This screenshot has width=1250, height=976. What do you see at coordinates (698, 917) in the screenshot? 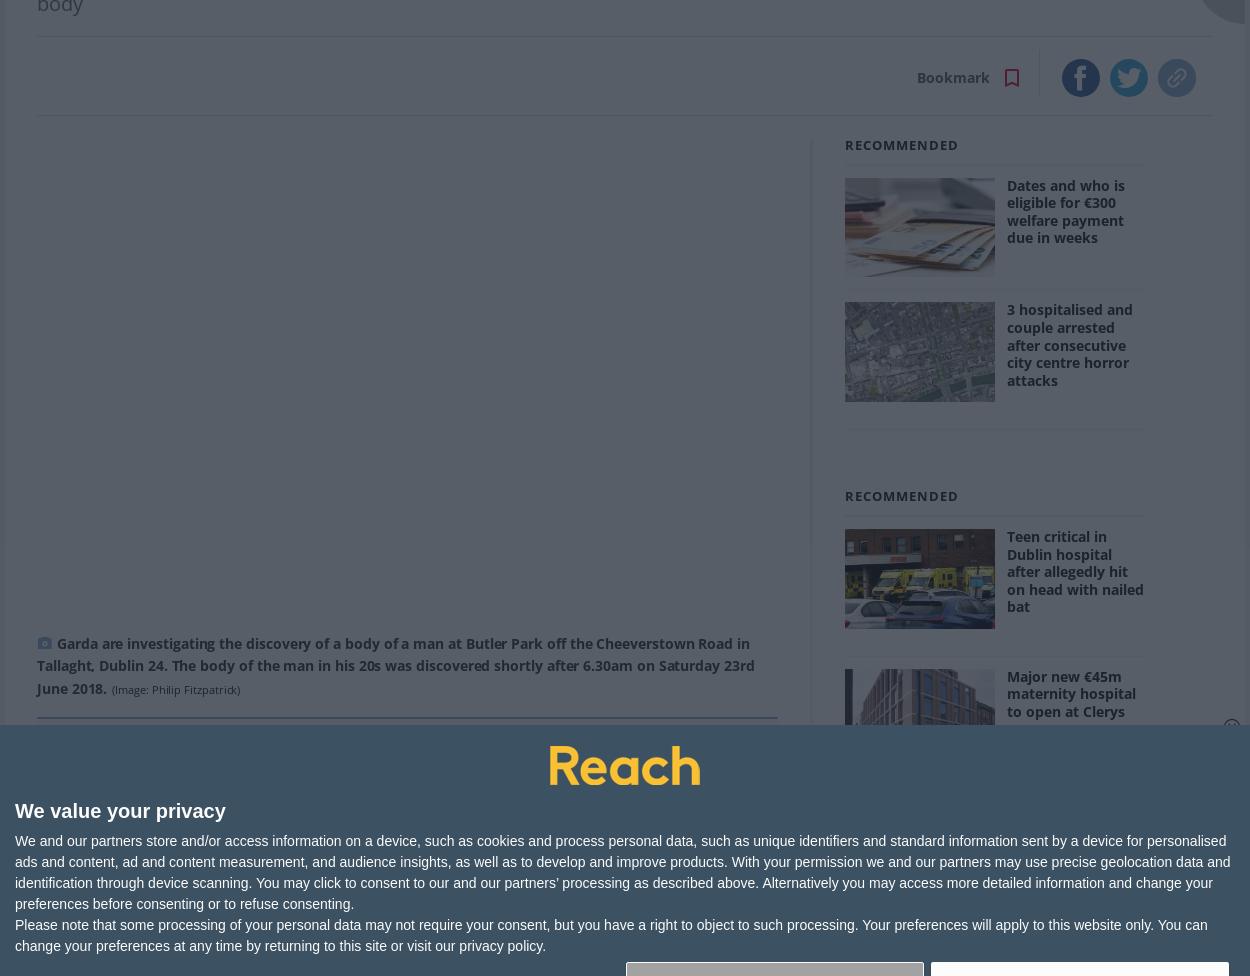
I see `'My Bookmarks.'` at bounding box center [698, 917].